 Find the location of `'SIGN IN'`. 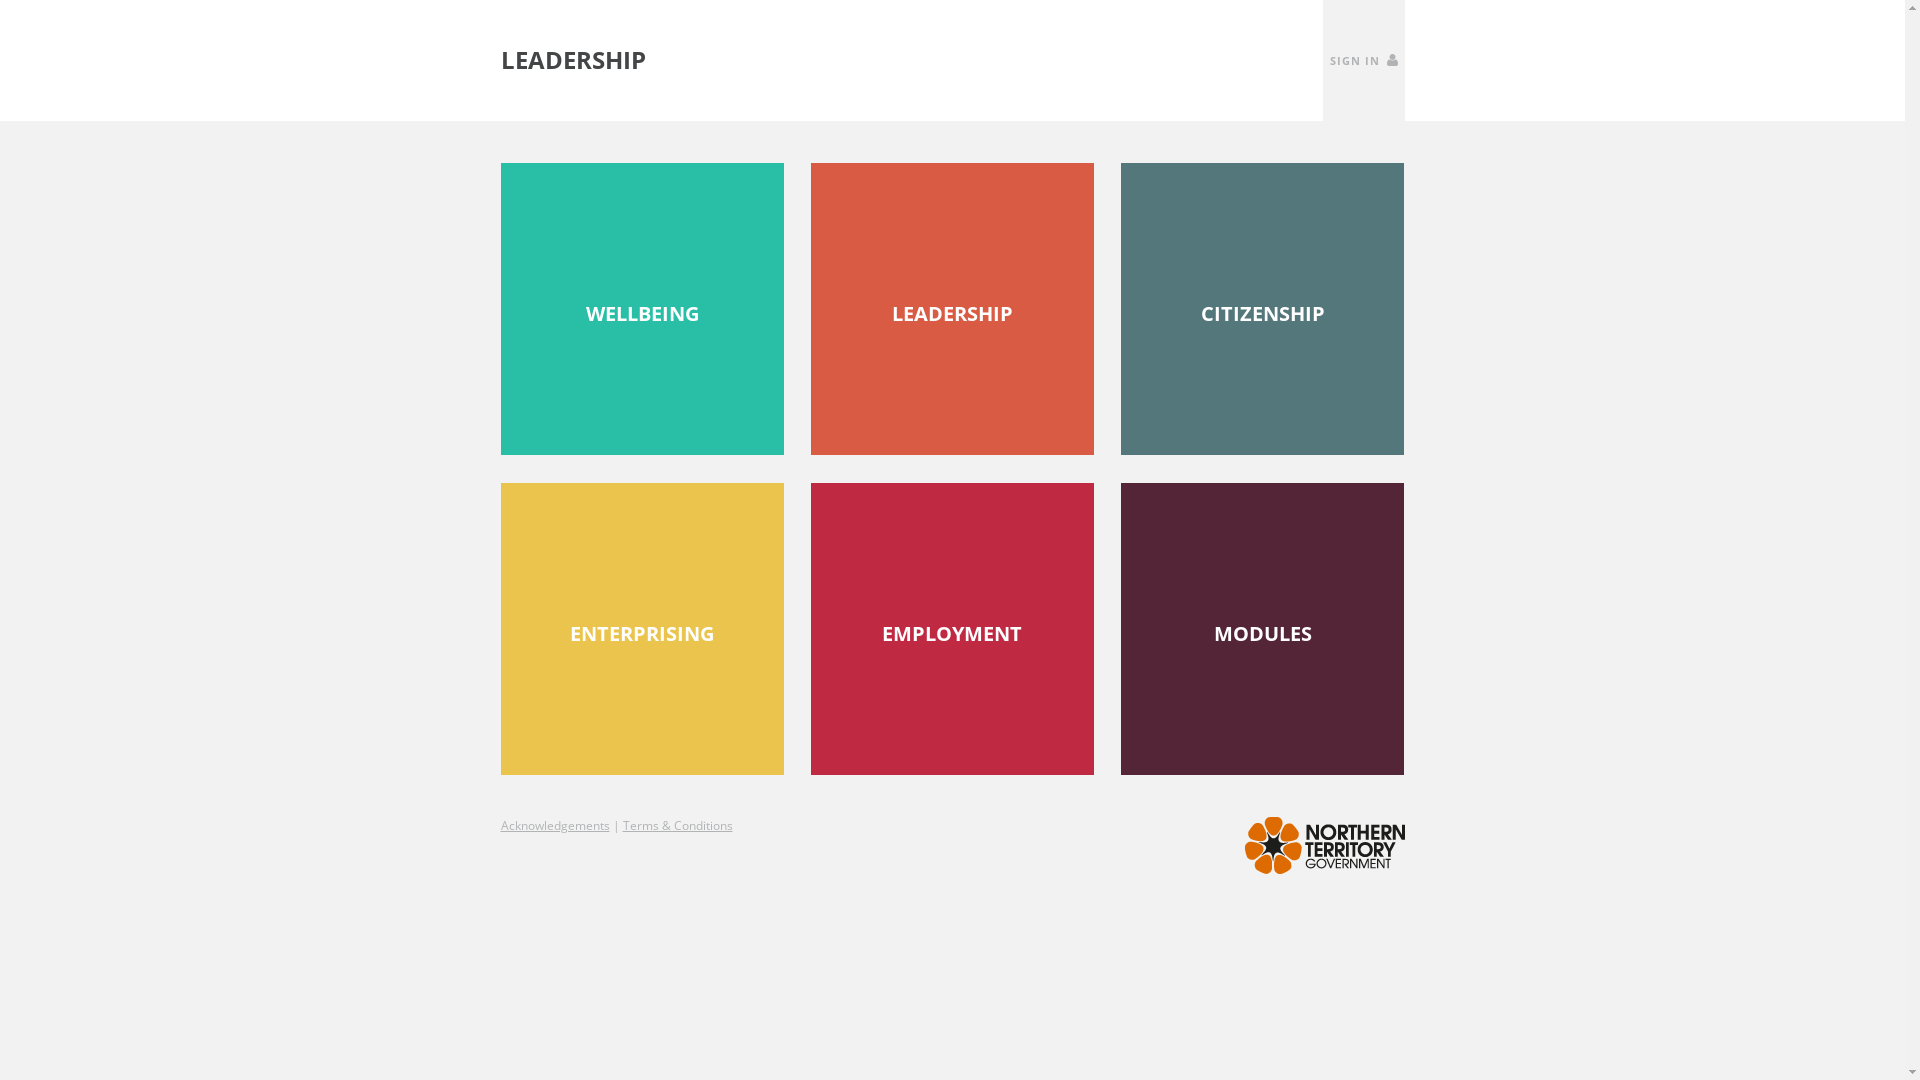

'SIGN IN' is located at coordinates (1362, 59).